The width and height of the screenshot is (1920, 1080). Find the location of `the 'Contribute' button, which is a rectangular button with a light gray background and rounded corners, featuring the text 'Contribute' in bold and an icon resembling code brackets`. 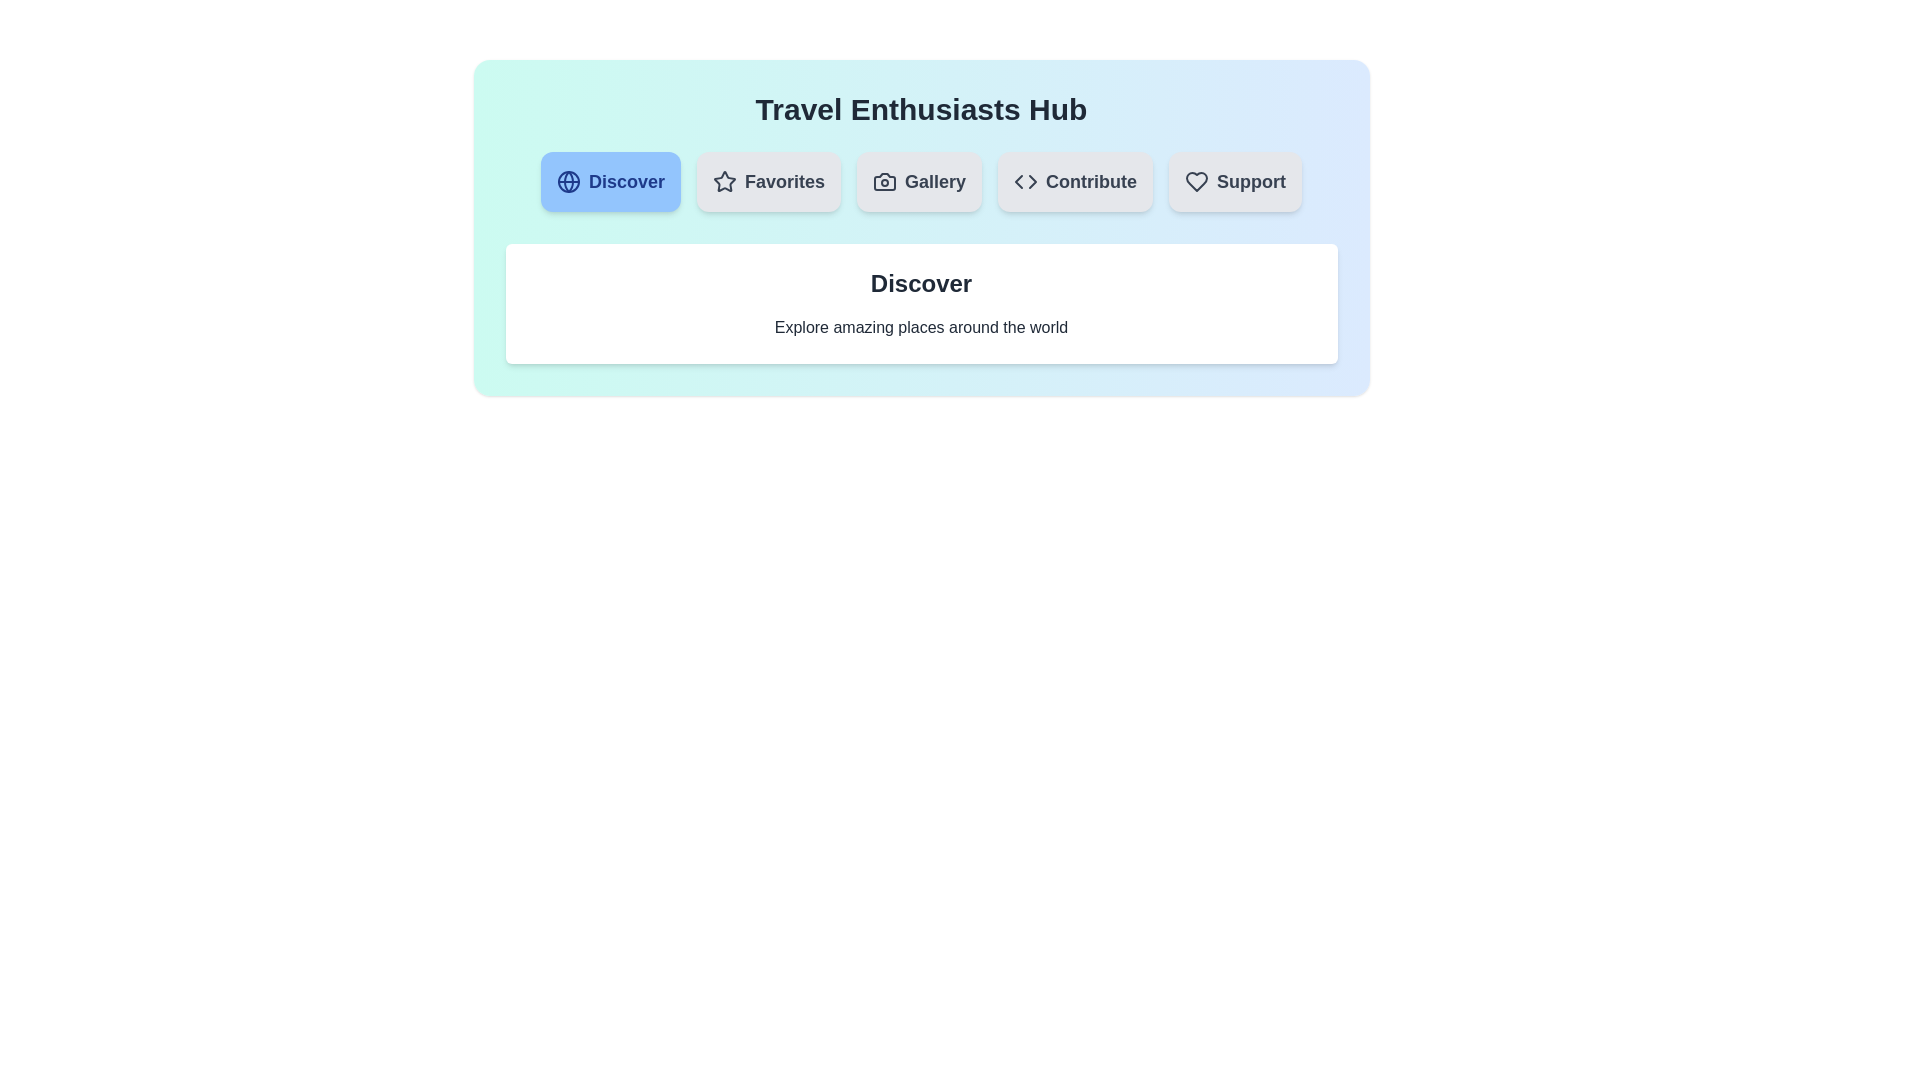

the 'Contribute' button, which is a rectangular button with a light gray background and rounded corners, featuring the text 'Contribute' in bold and an icon resembling code brackets is located at coordinates (1074, 181).